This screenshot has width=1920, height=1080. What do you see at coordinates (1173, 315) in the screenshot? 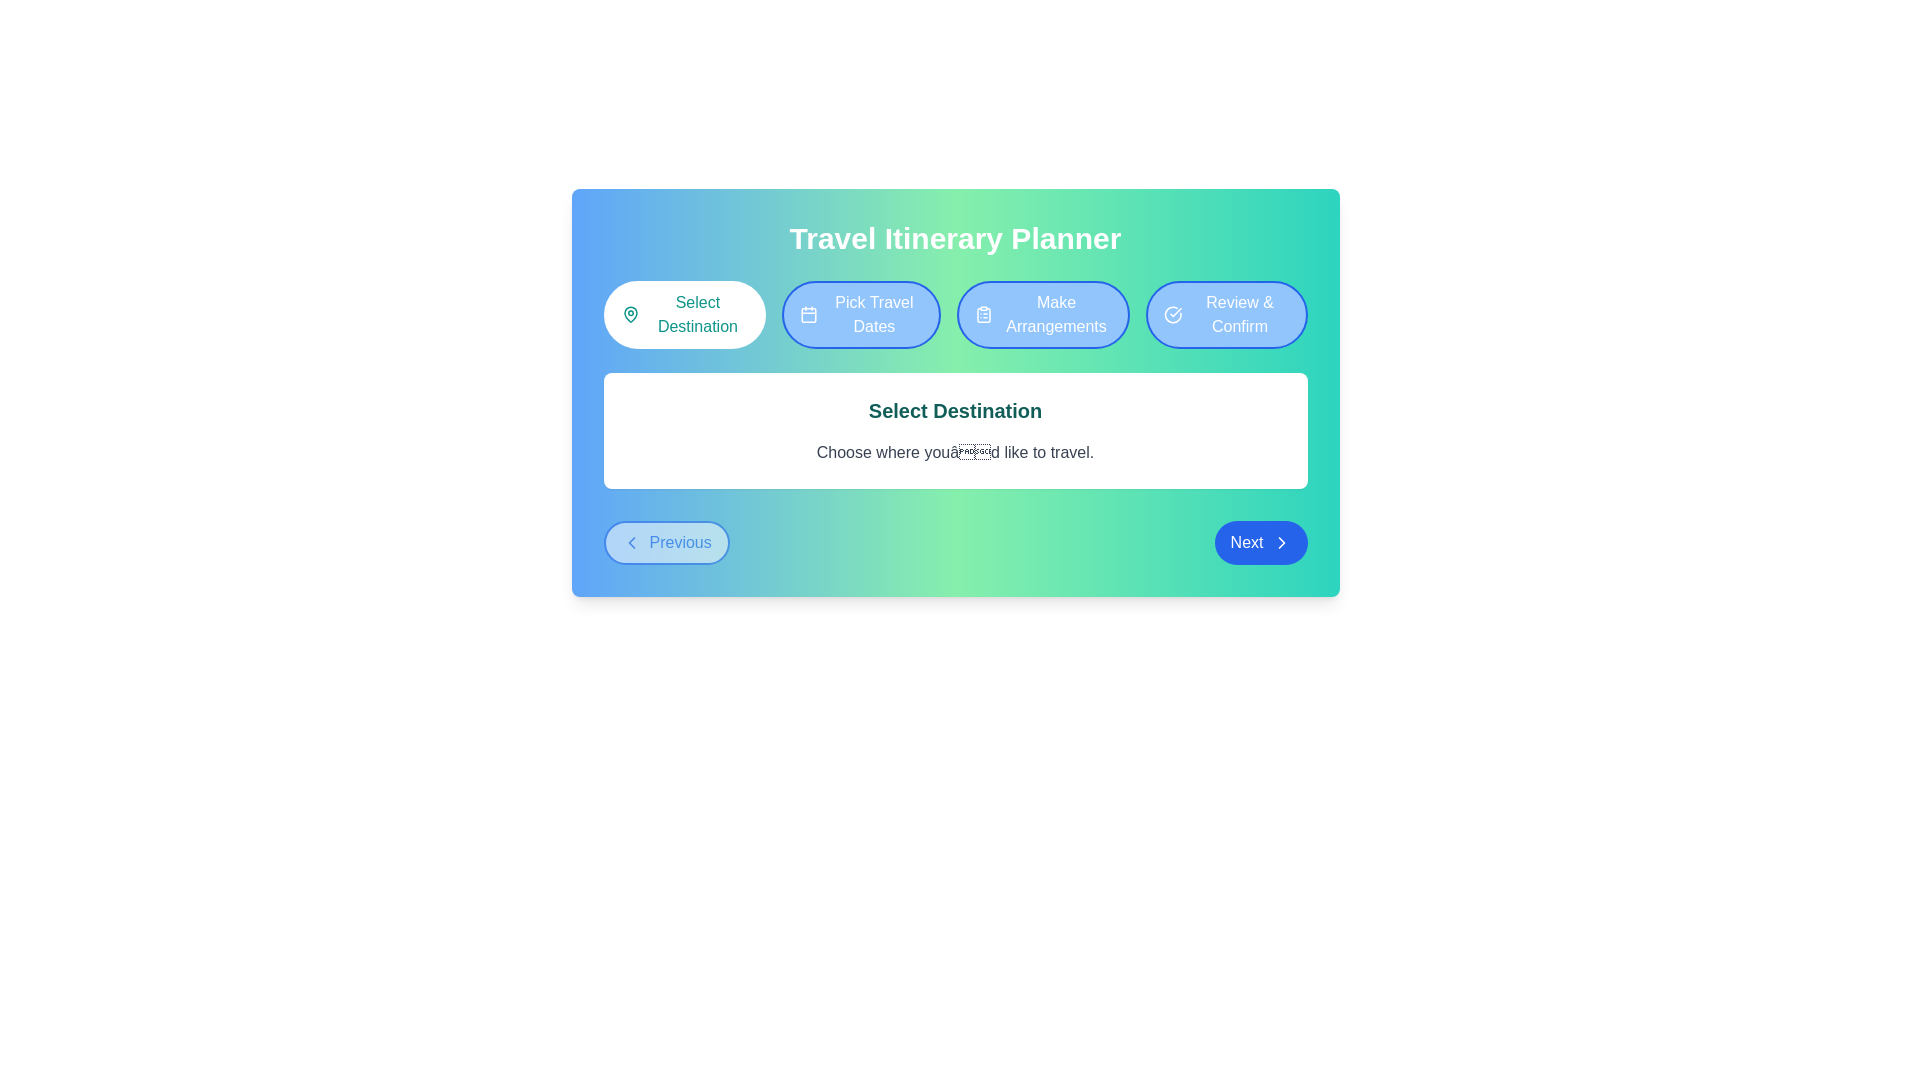
I see `the decorative icon indicating completion related to the 'Review & Confirm' step within the workflow` at bounding box center [1173, 315].